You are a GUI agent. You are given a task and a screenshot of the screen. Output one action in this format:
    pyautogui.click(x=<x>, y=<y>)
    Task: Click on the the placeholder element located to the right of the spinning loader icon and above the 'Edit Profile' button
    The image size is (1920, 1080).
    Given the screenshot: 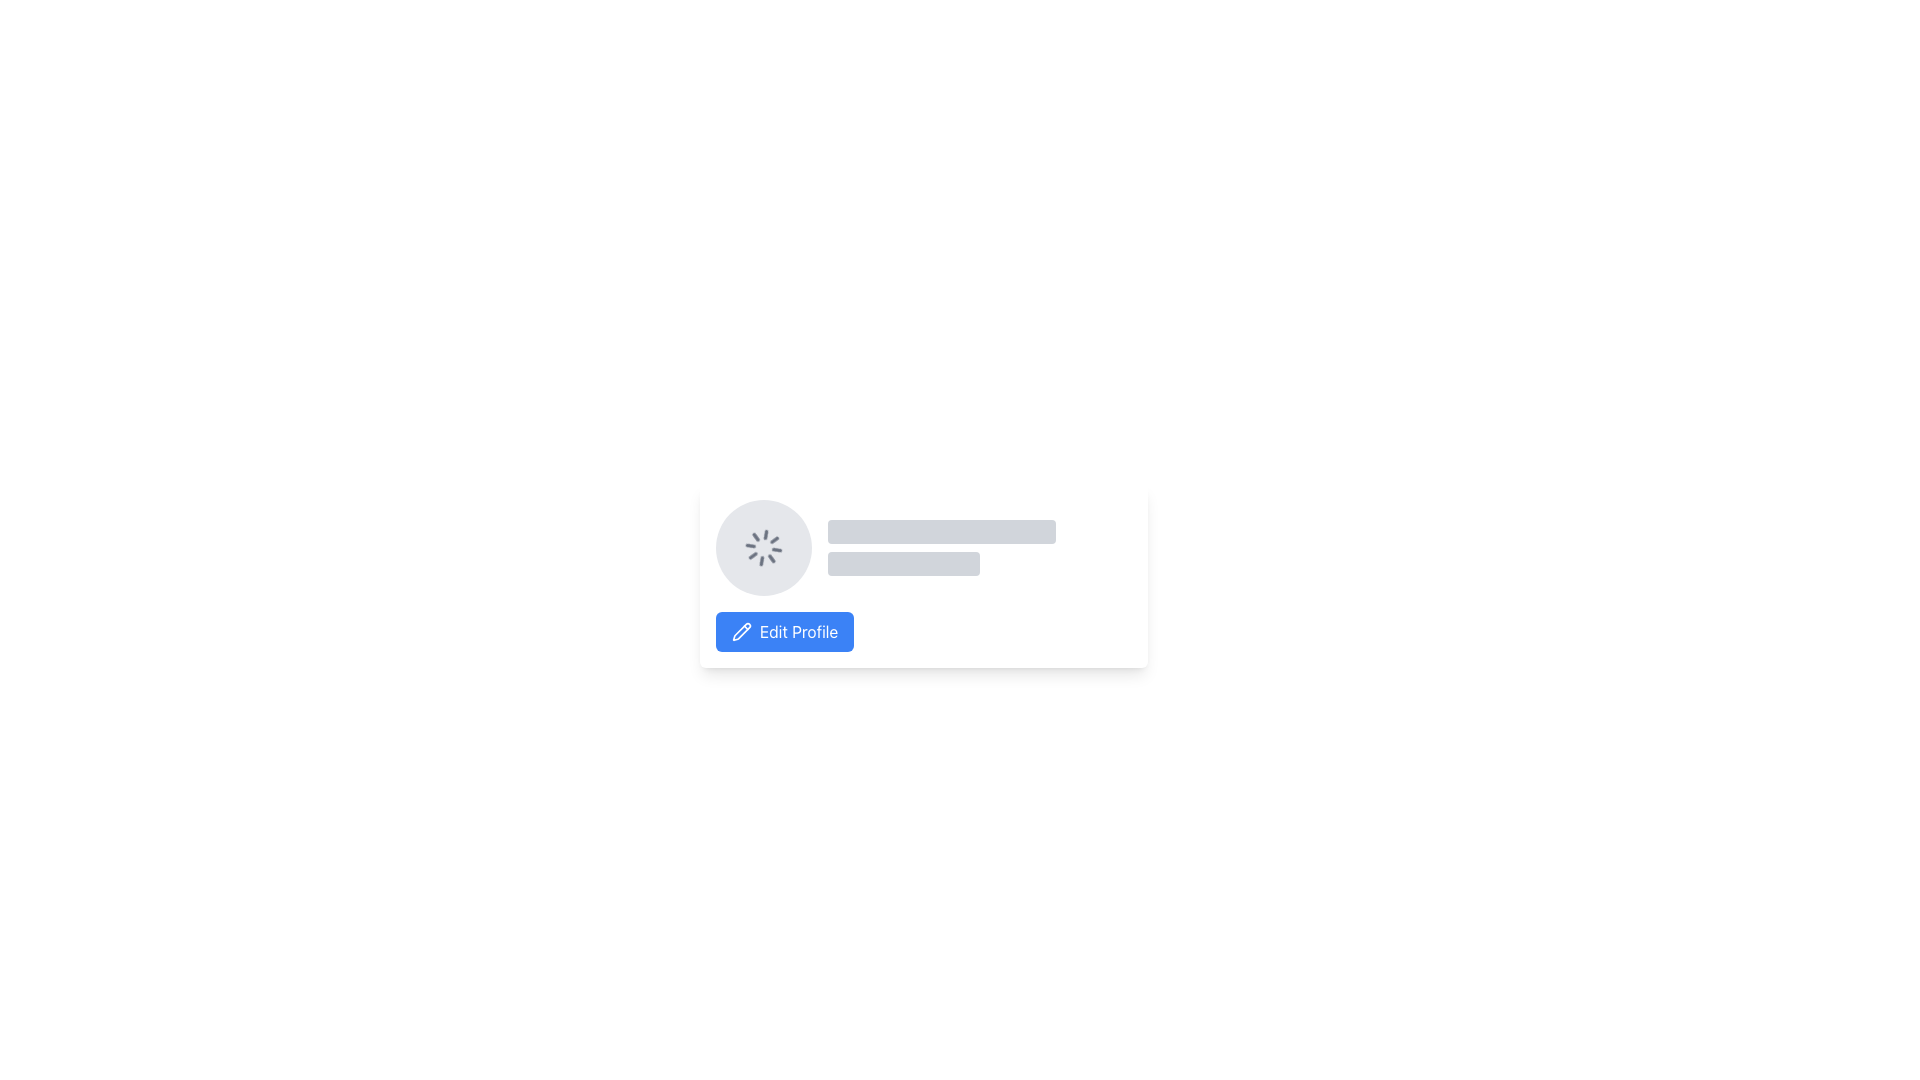 What is the action you would take?
    pyautogui.click(x=979, y=547)
    